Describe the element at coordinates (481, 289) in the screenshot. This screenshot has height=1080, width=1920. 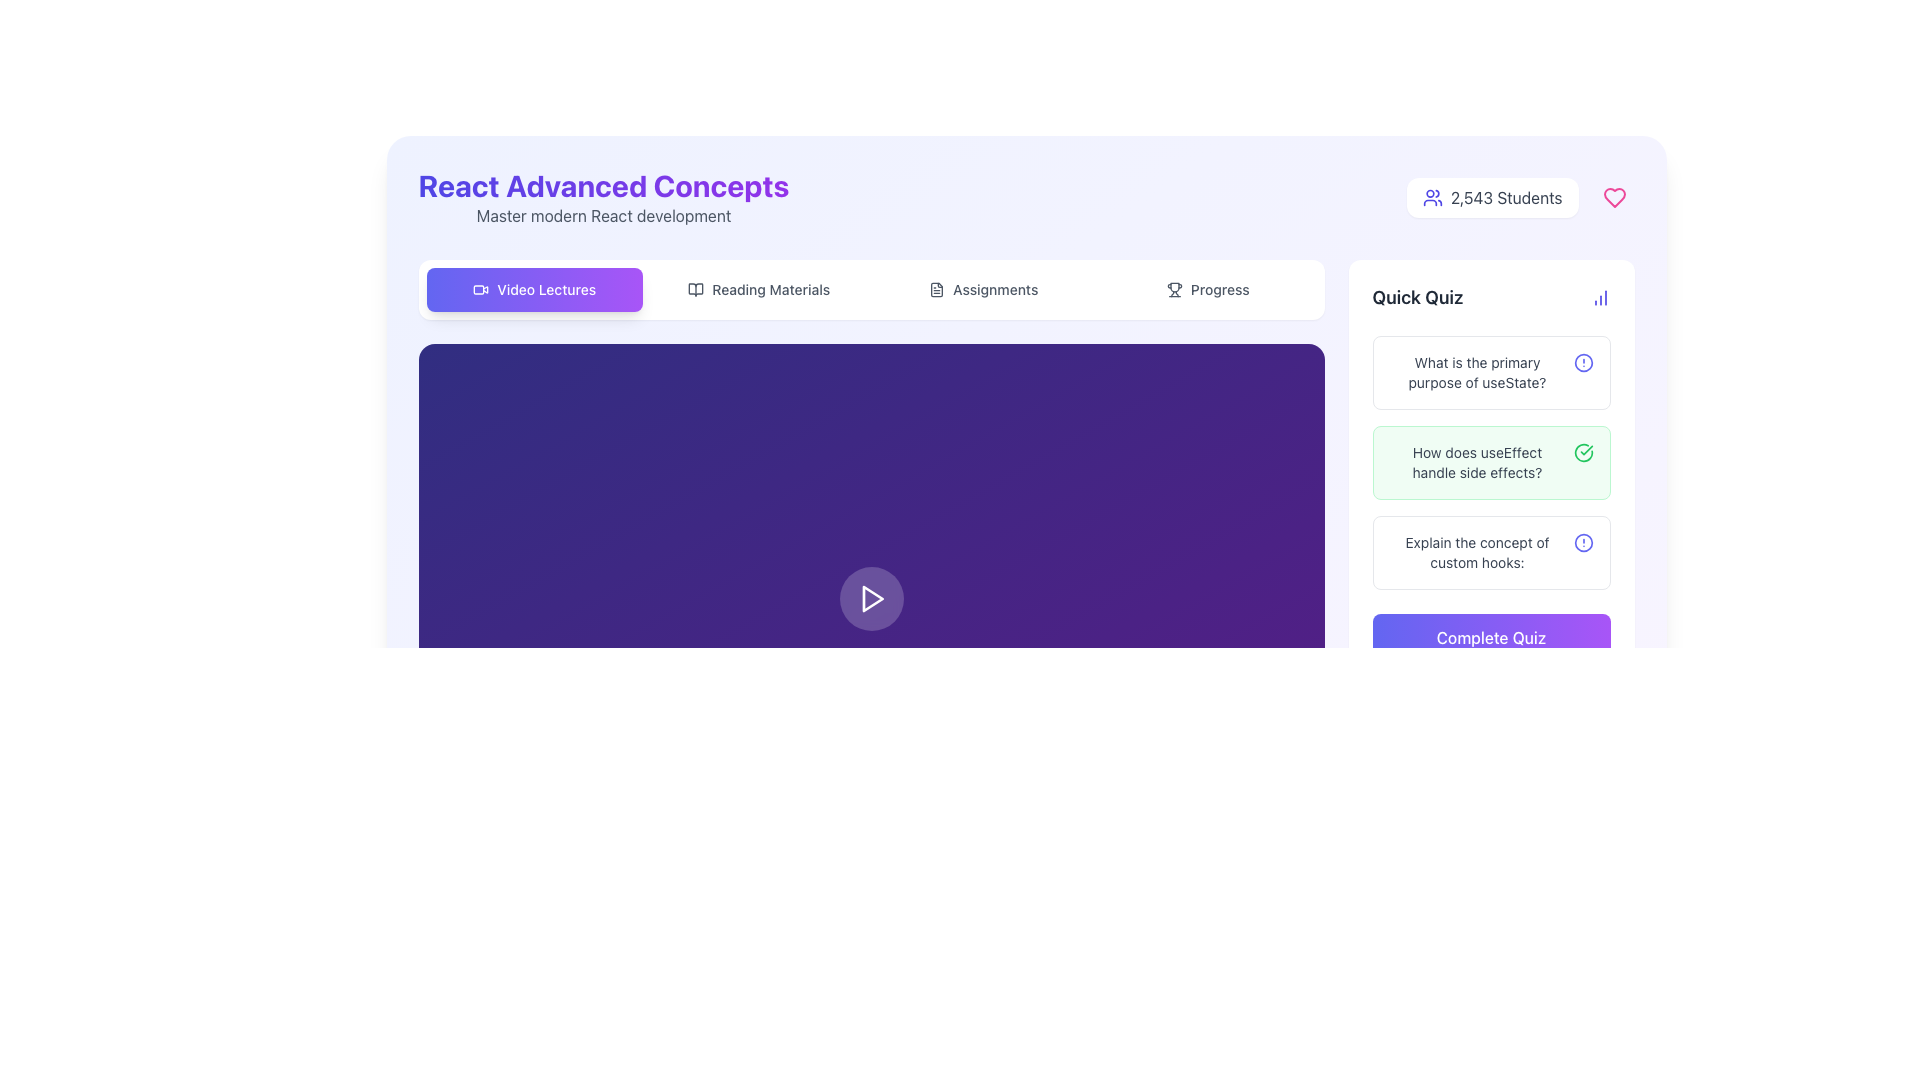
I see `the video icon located at the top-left area of the navigation bar, which is part of the 'Video Lectures' button, to understand its purpose` at that location.